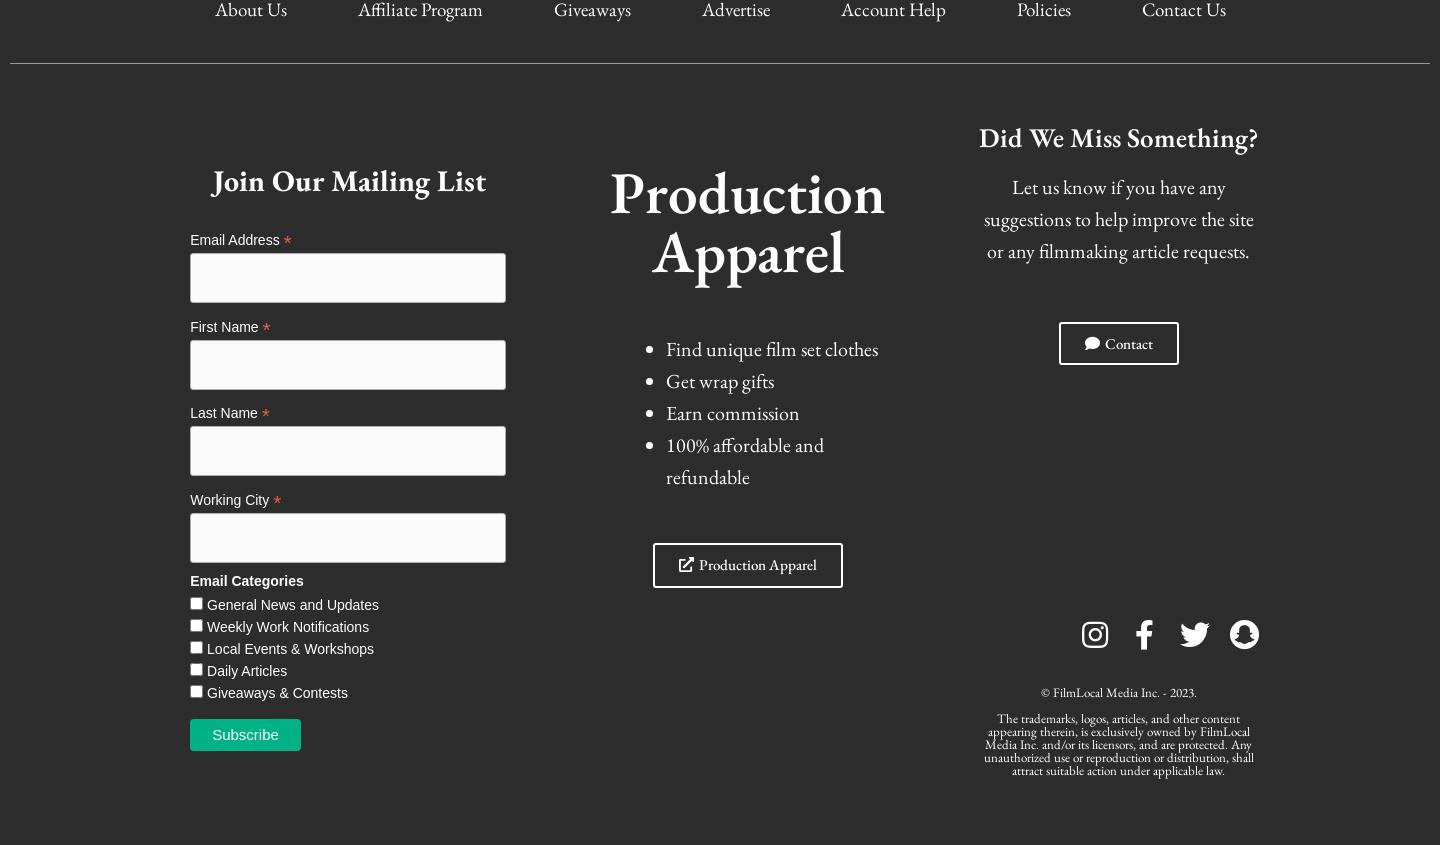 This screenshot has height=845, width=1440. Describe the element at coordinates (718, 380) in the screenshot. I see `'Get wrap gifts'` at that location.